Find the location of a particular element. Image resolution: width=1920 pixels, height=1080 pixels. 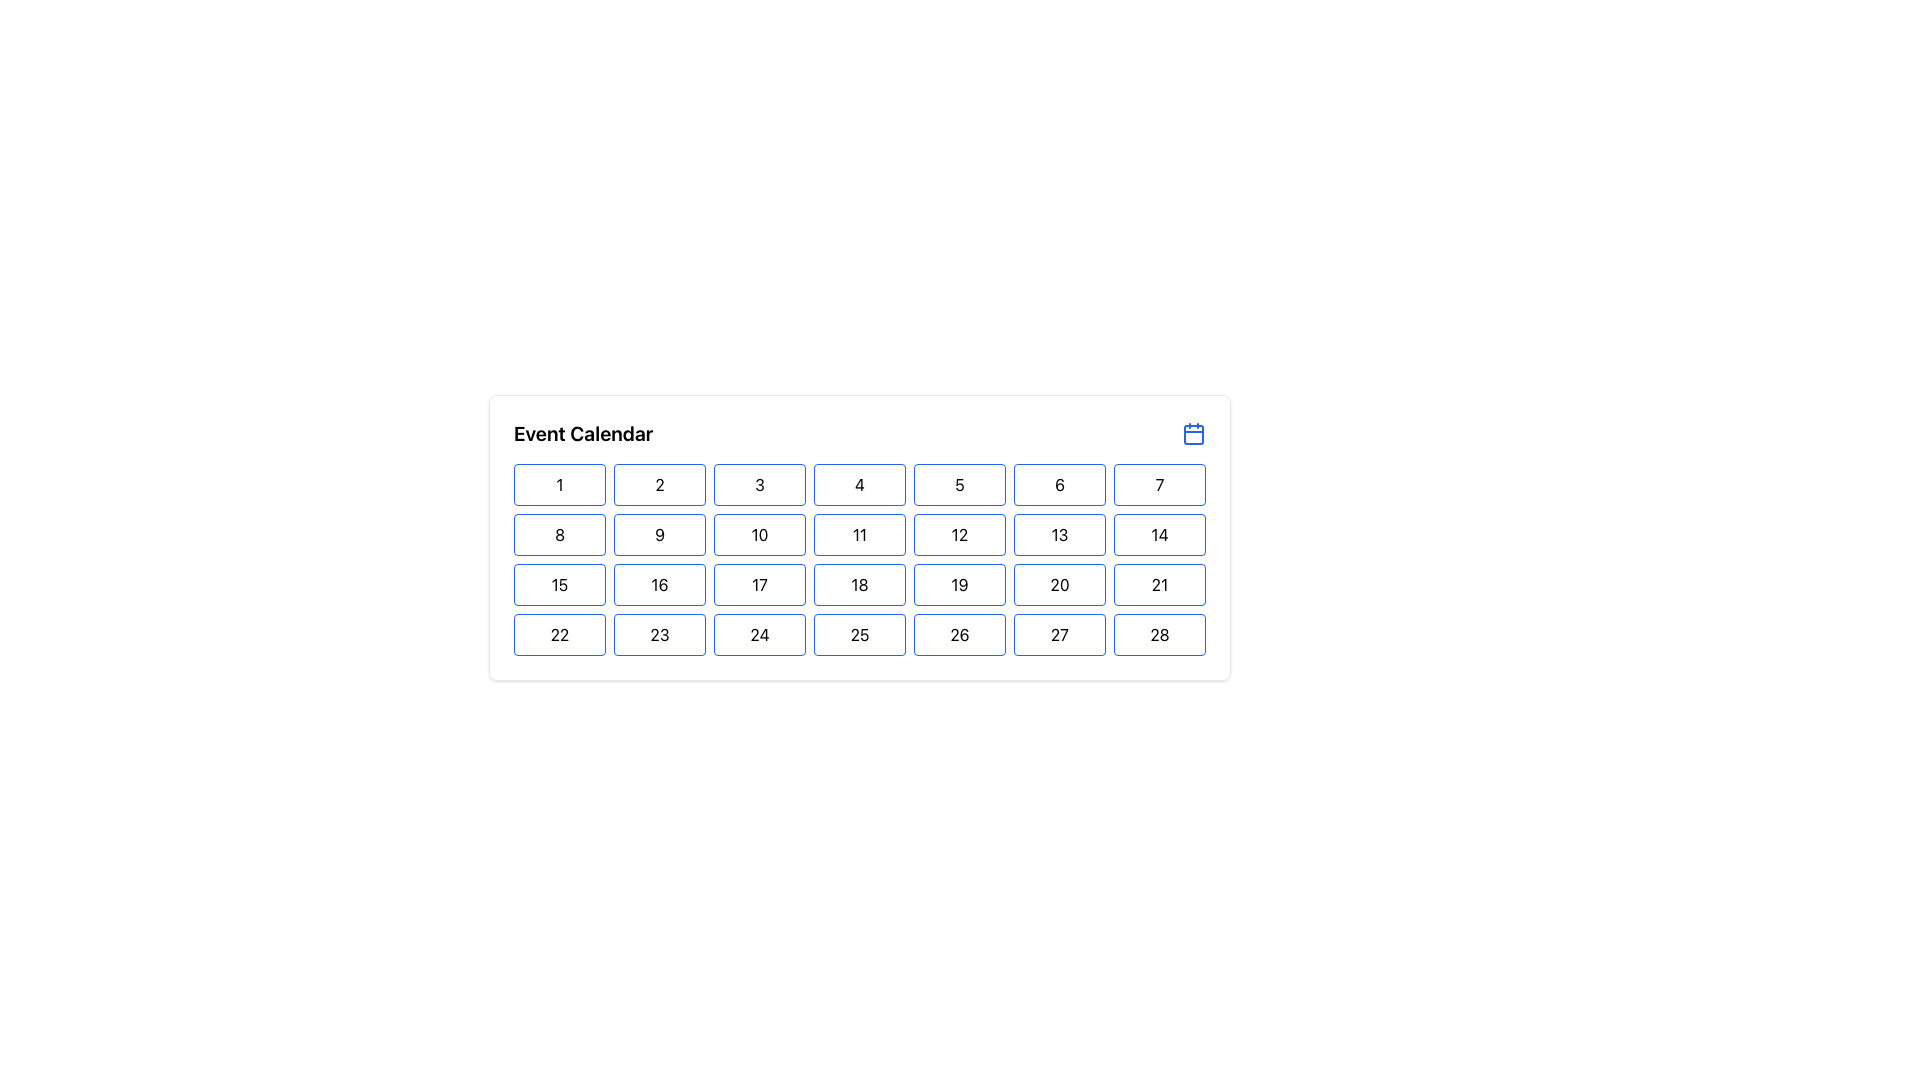

the button located in the first row, third column of the grid is located at coordinates (758, 485).